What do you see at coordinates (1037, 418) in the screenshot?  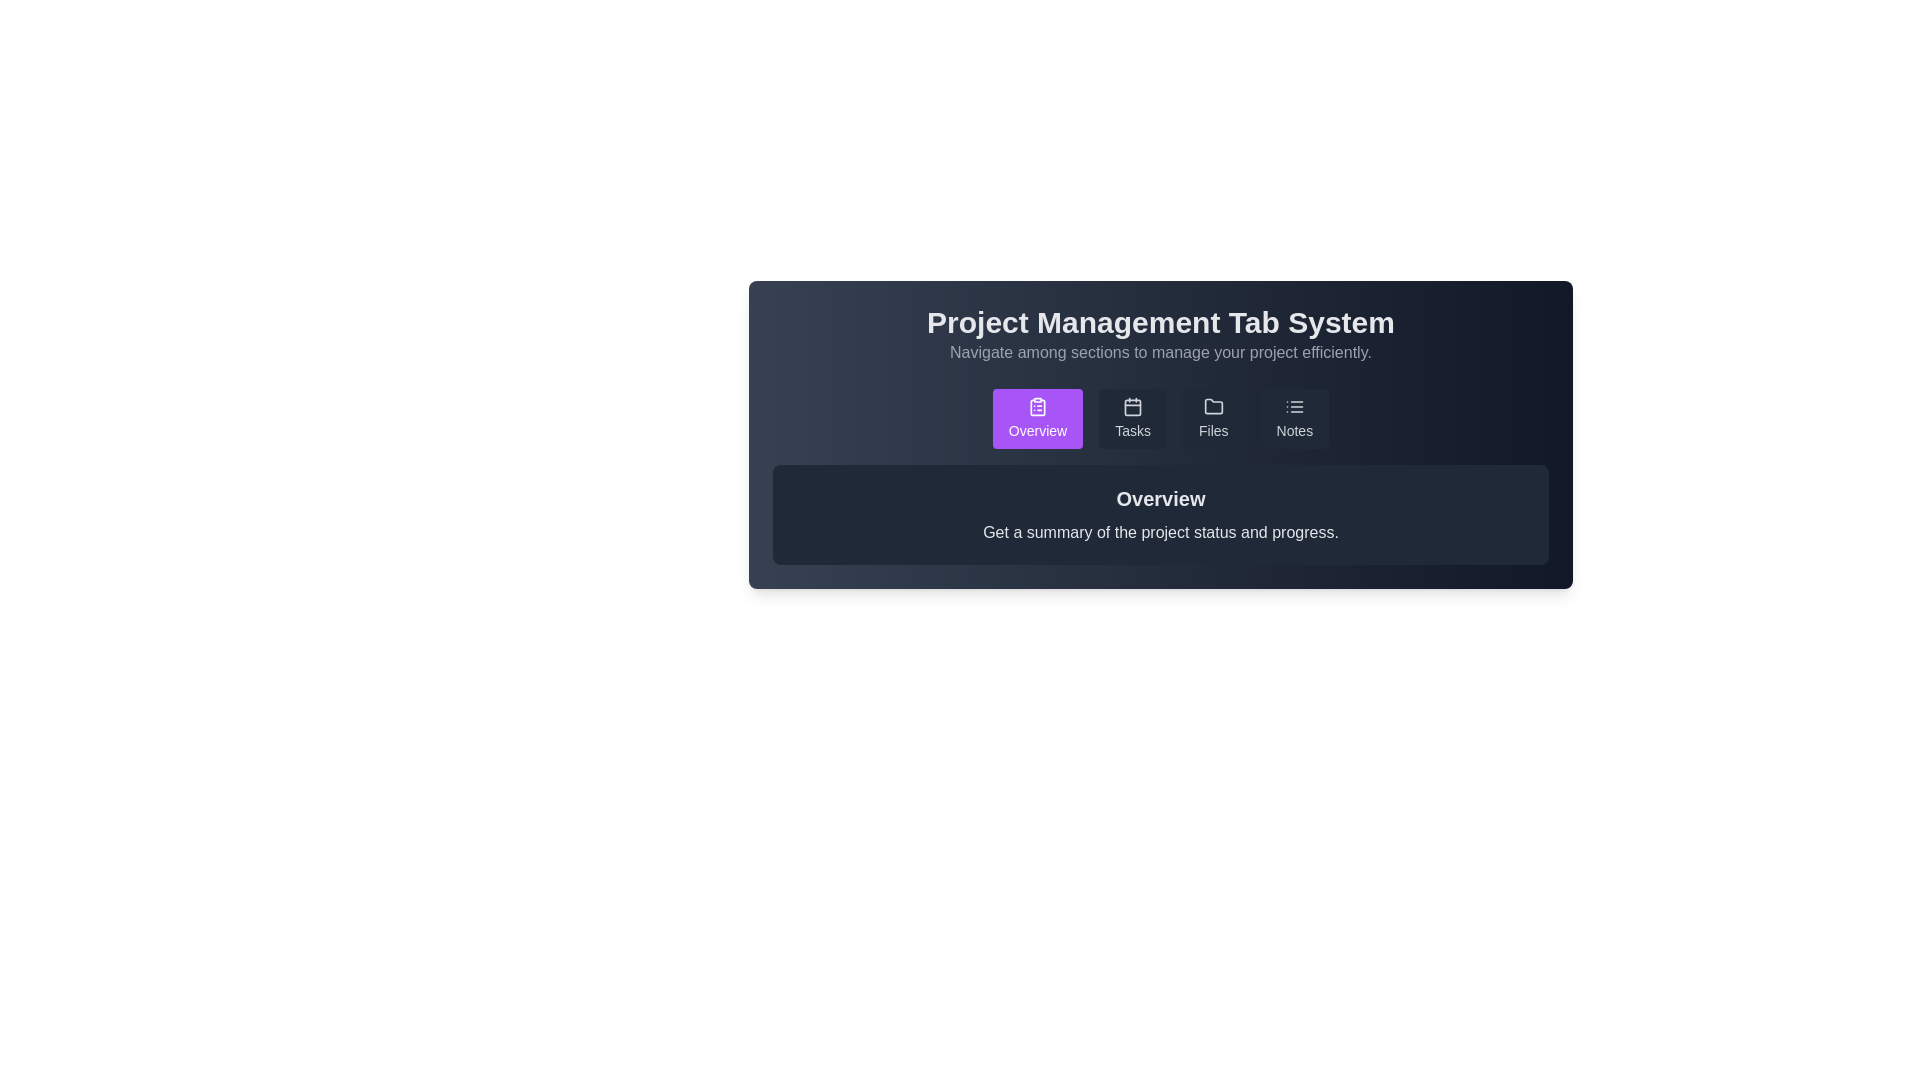 I see `the Overview tab by clicking on its button` at bounding box center [1037, 418].